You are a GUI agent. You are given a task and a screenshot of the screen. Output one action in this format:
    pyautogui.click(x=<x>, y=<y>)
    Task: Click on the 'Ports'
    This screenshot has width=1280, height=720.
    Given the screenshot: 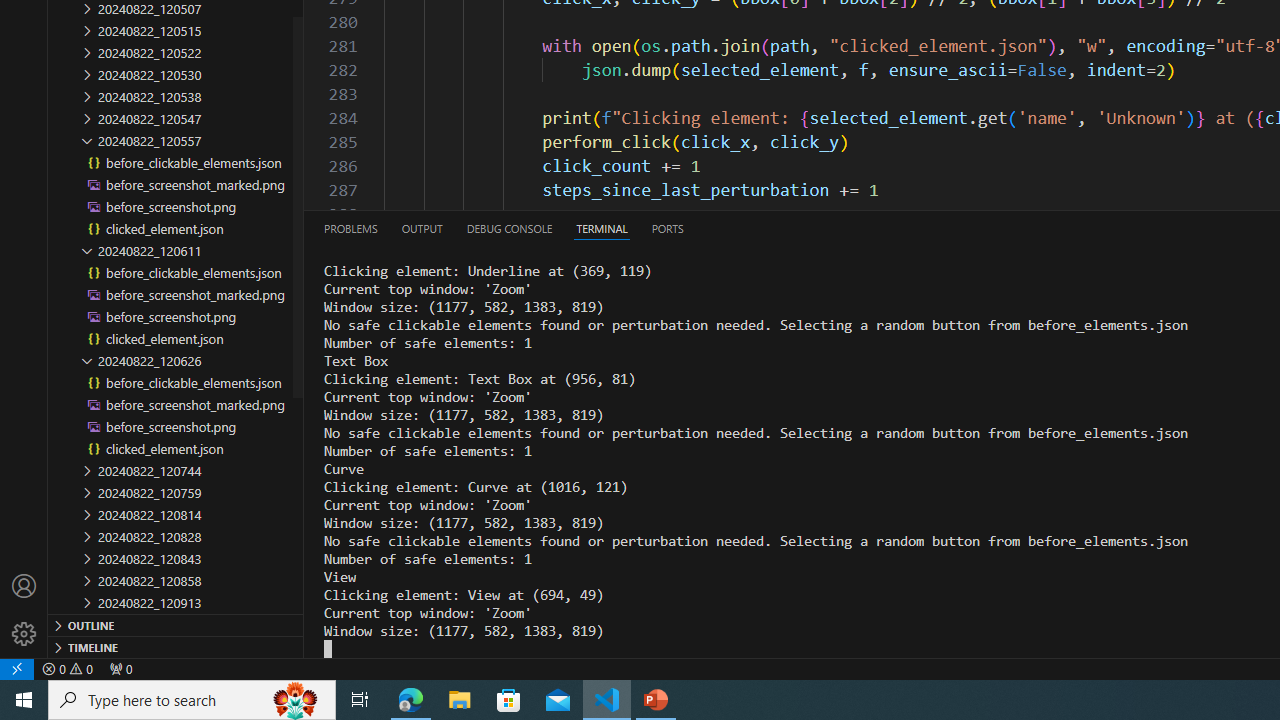 What is the action you would take?
    pyautogui.click(x=667, y=227)
    